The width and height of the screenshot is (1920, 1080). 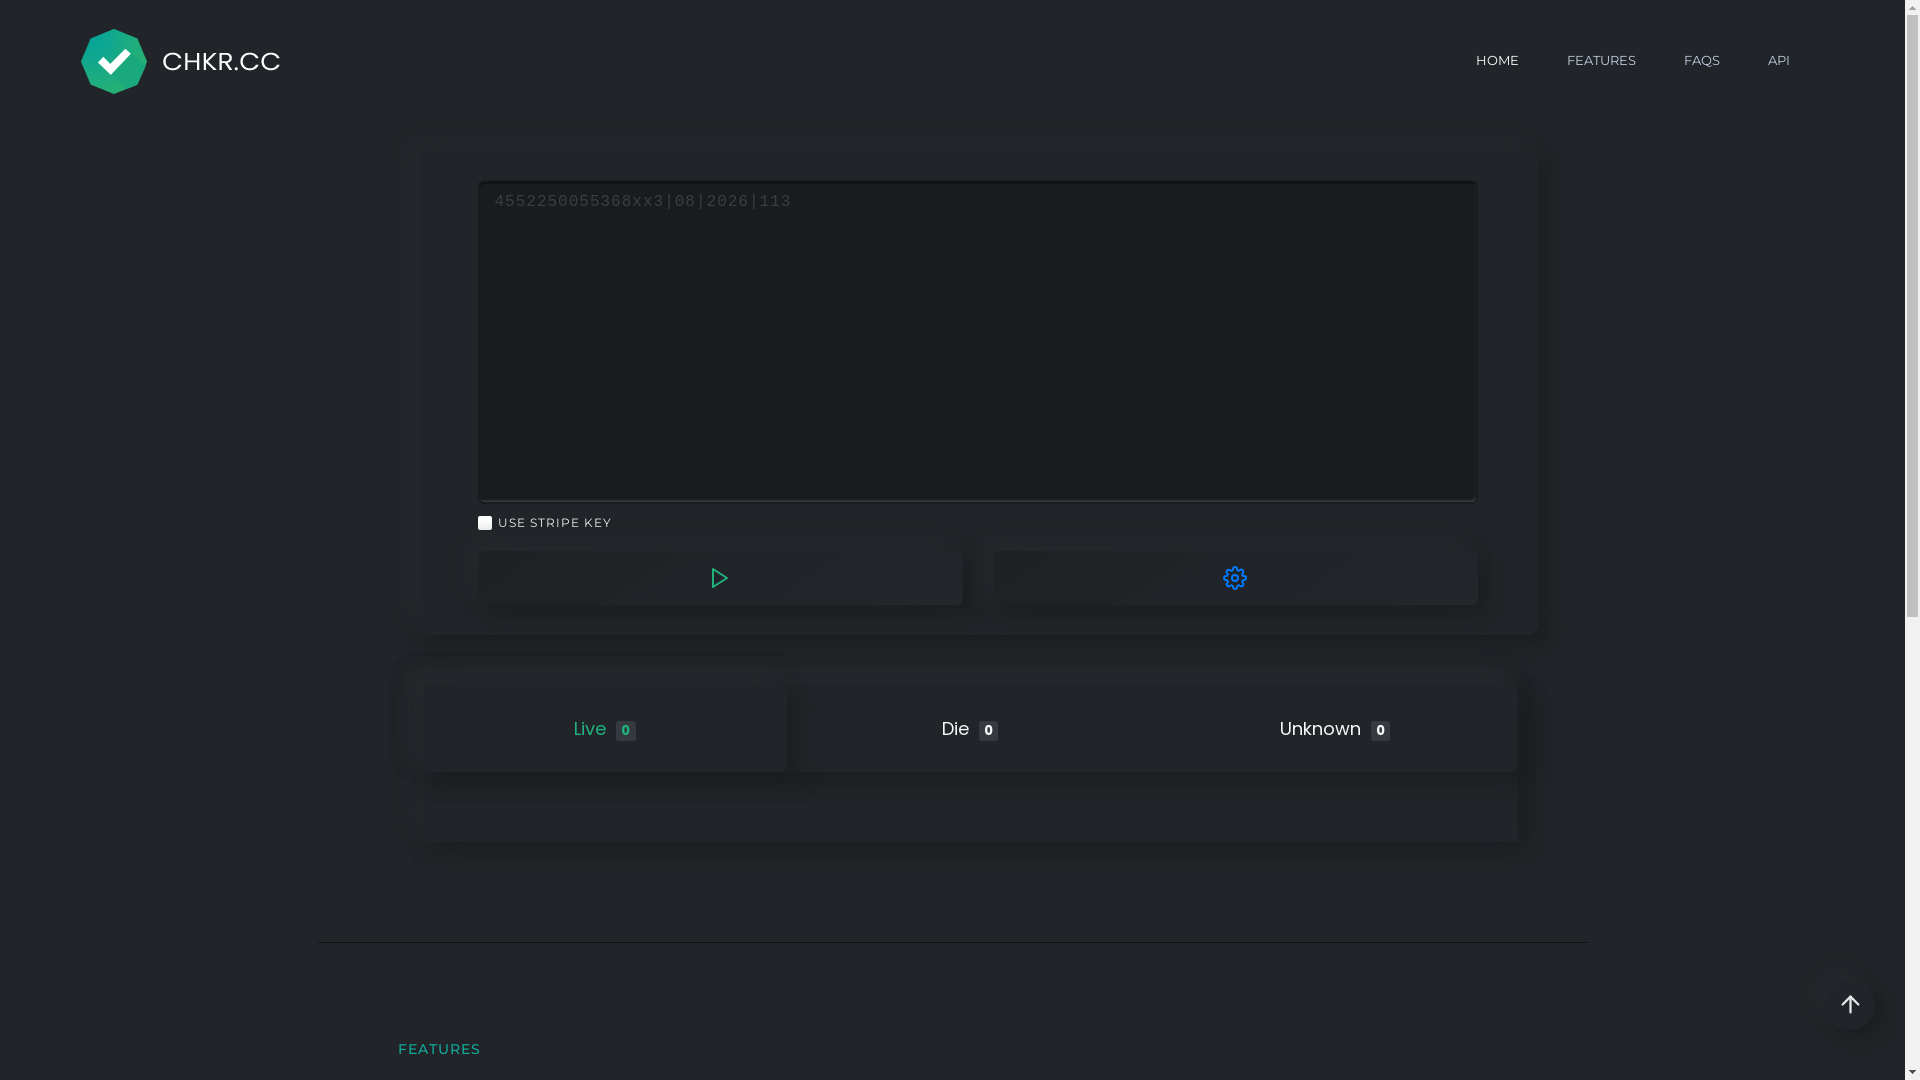 What do you see at coordinates (1497, 60) in the screenshot?
I see `'HOME'` at bounding box center [1497, 60].